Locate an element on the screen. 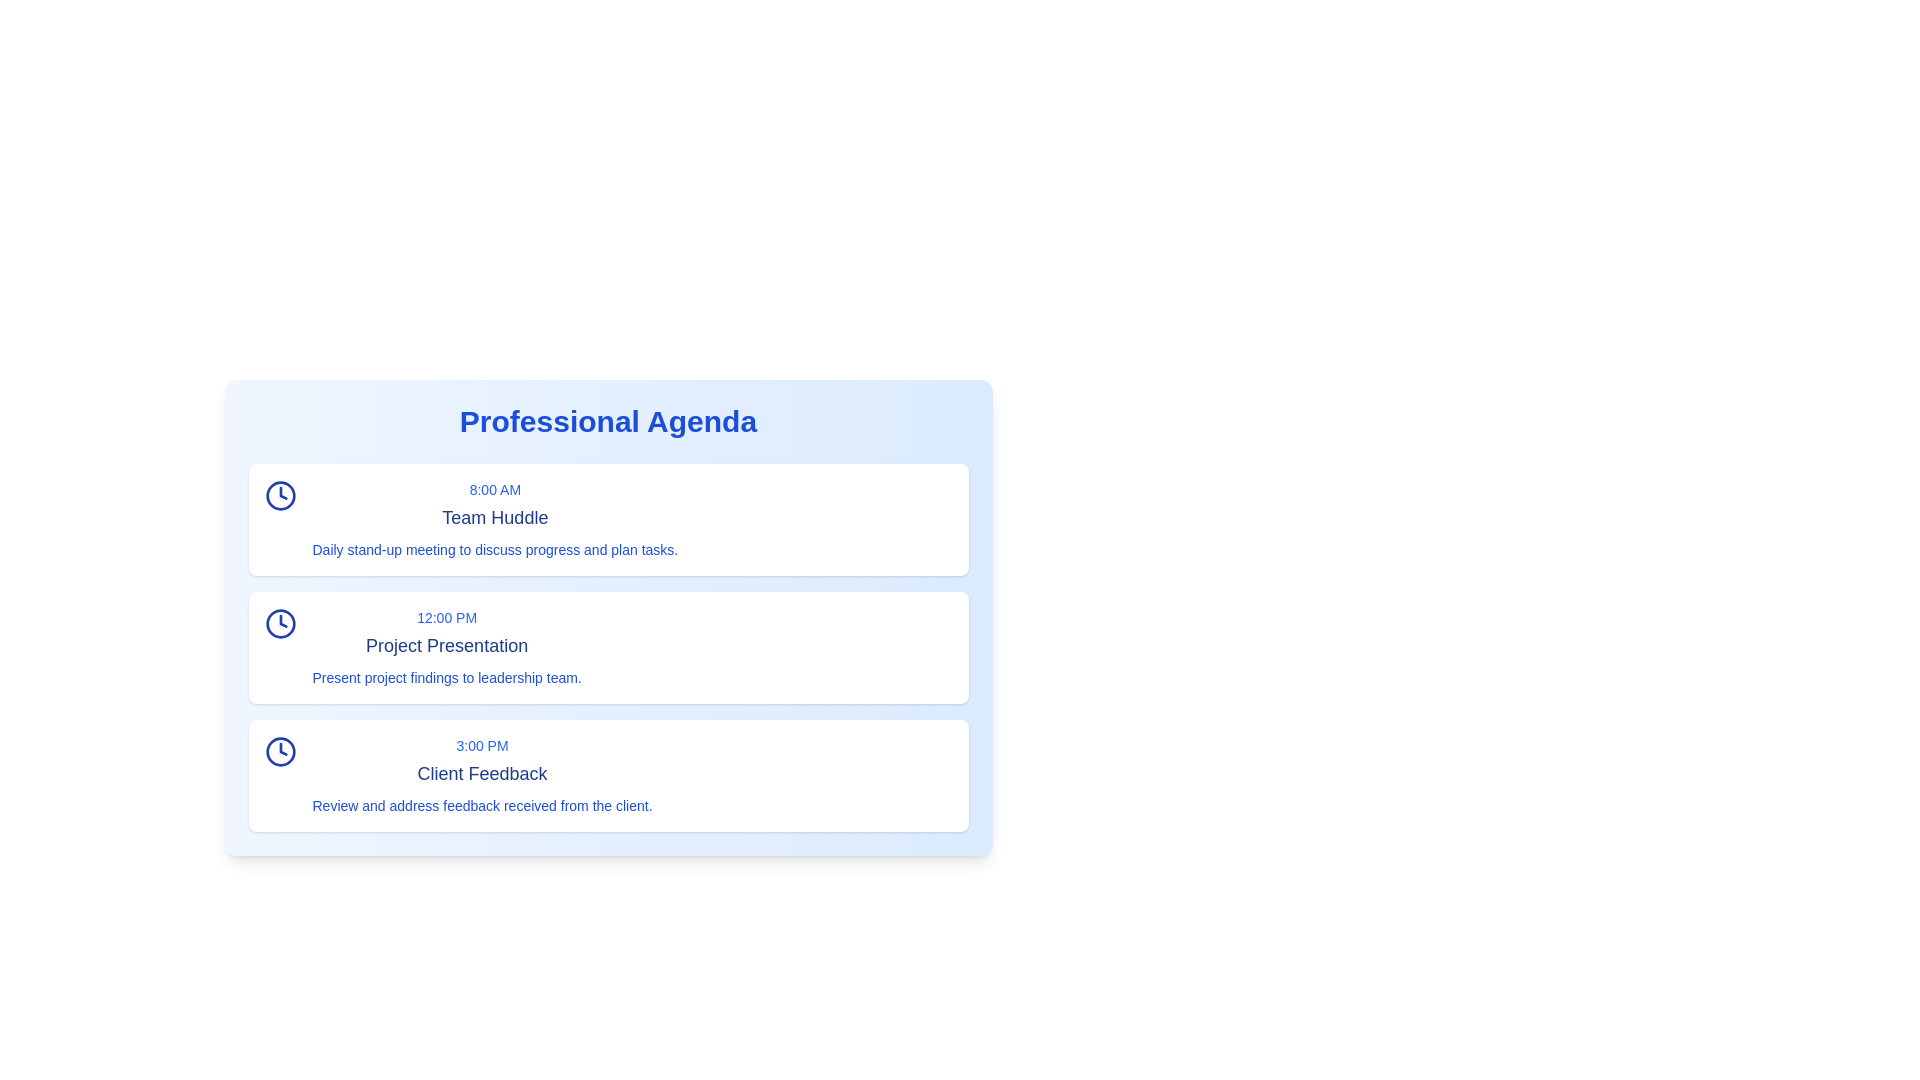  the 'Team Huddle' text label, which is styled with a bold font and blue color, positioned below the timestamp '8:00 AM' and above the description of the agenda item is located at coordinates (495, 516).